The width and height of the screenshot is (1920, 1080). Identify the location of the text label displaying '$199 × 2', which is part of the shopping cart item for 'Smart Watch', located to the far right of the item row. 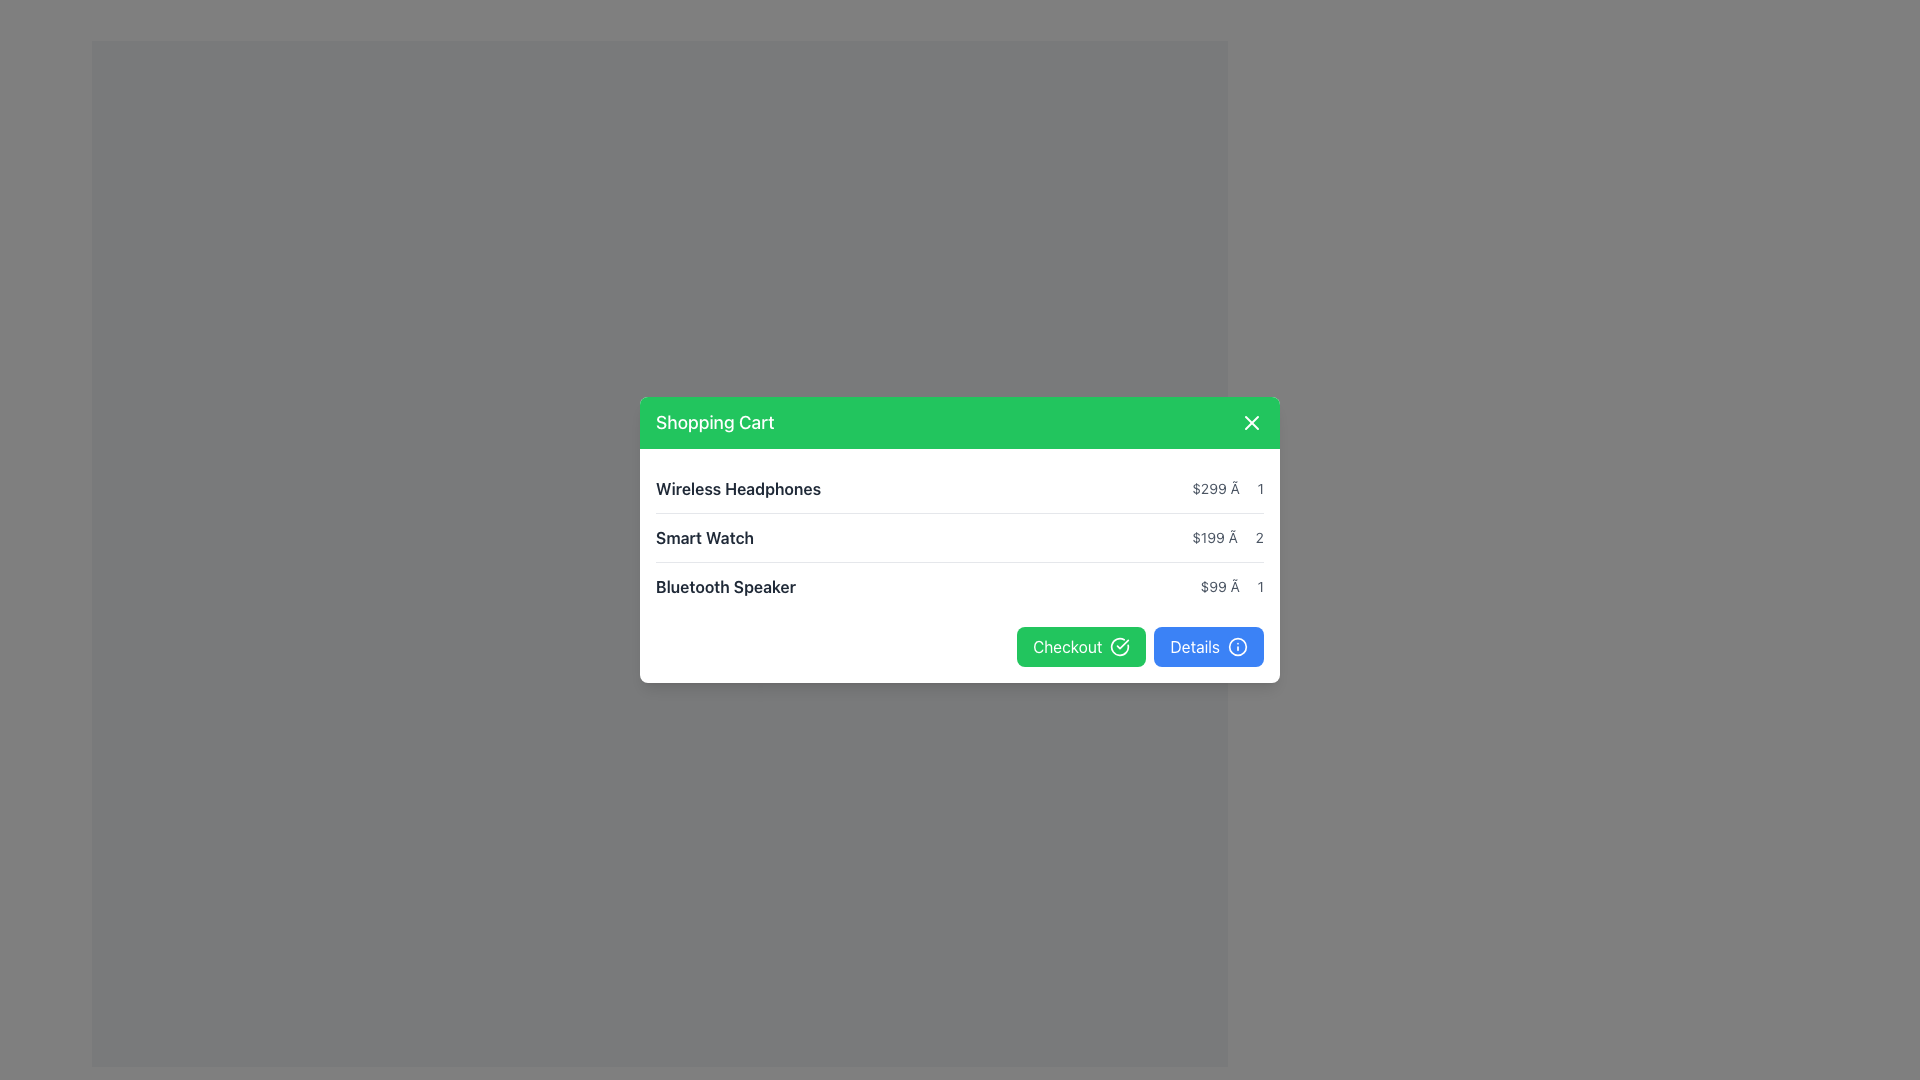
(1227, 536).